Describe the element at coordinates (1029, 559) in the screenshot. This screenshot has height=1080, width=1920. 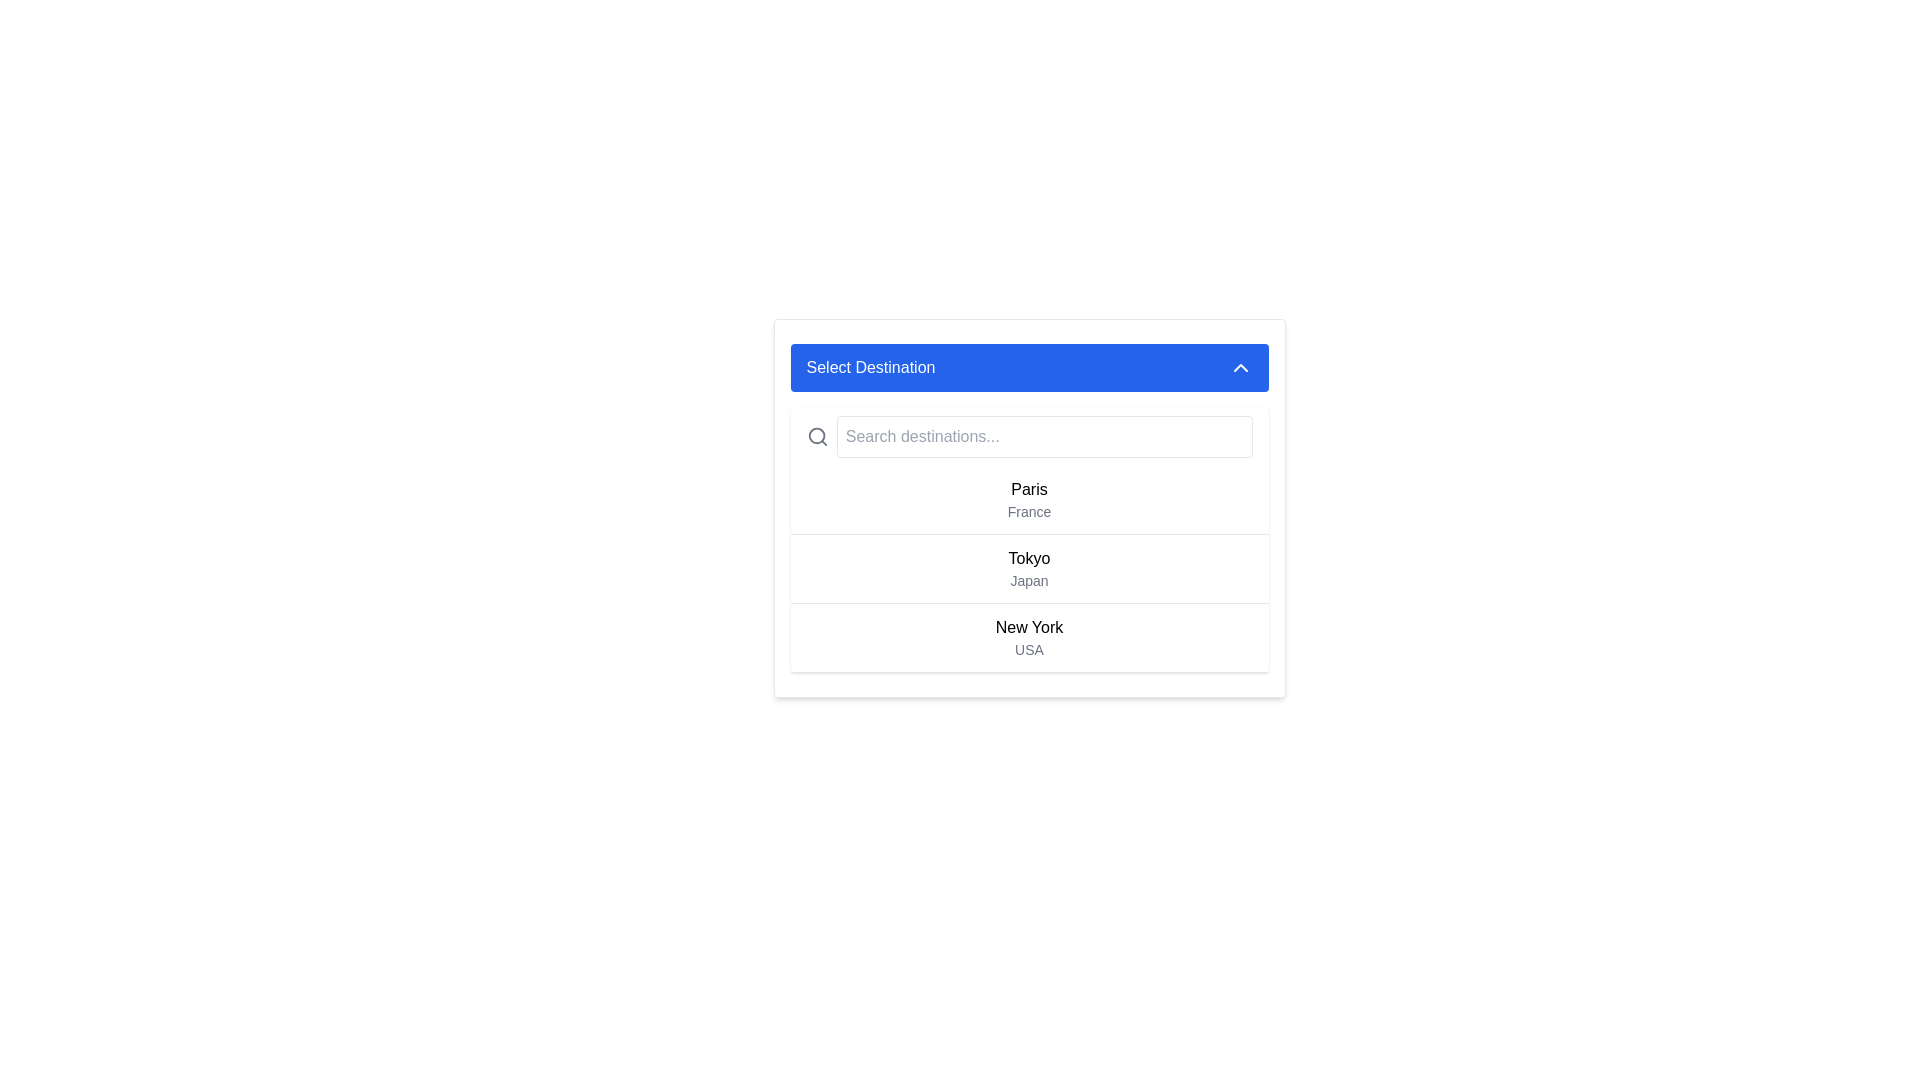
I see `the static text label for 'Tokyo' located under the header 'Select Destination' in the second row of selectable destinations` at that location.